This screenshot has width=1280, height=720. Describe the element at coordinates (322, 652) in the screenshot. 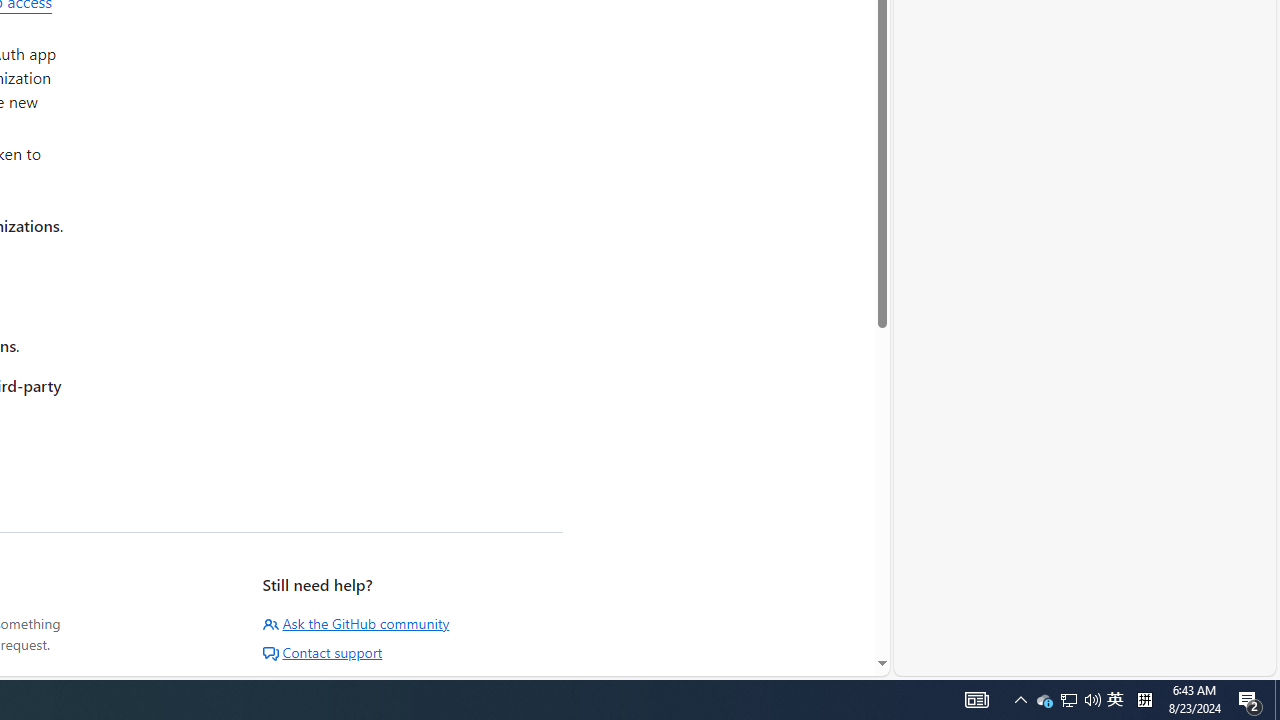

I see `'Contact support'` at that location.